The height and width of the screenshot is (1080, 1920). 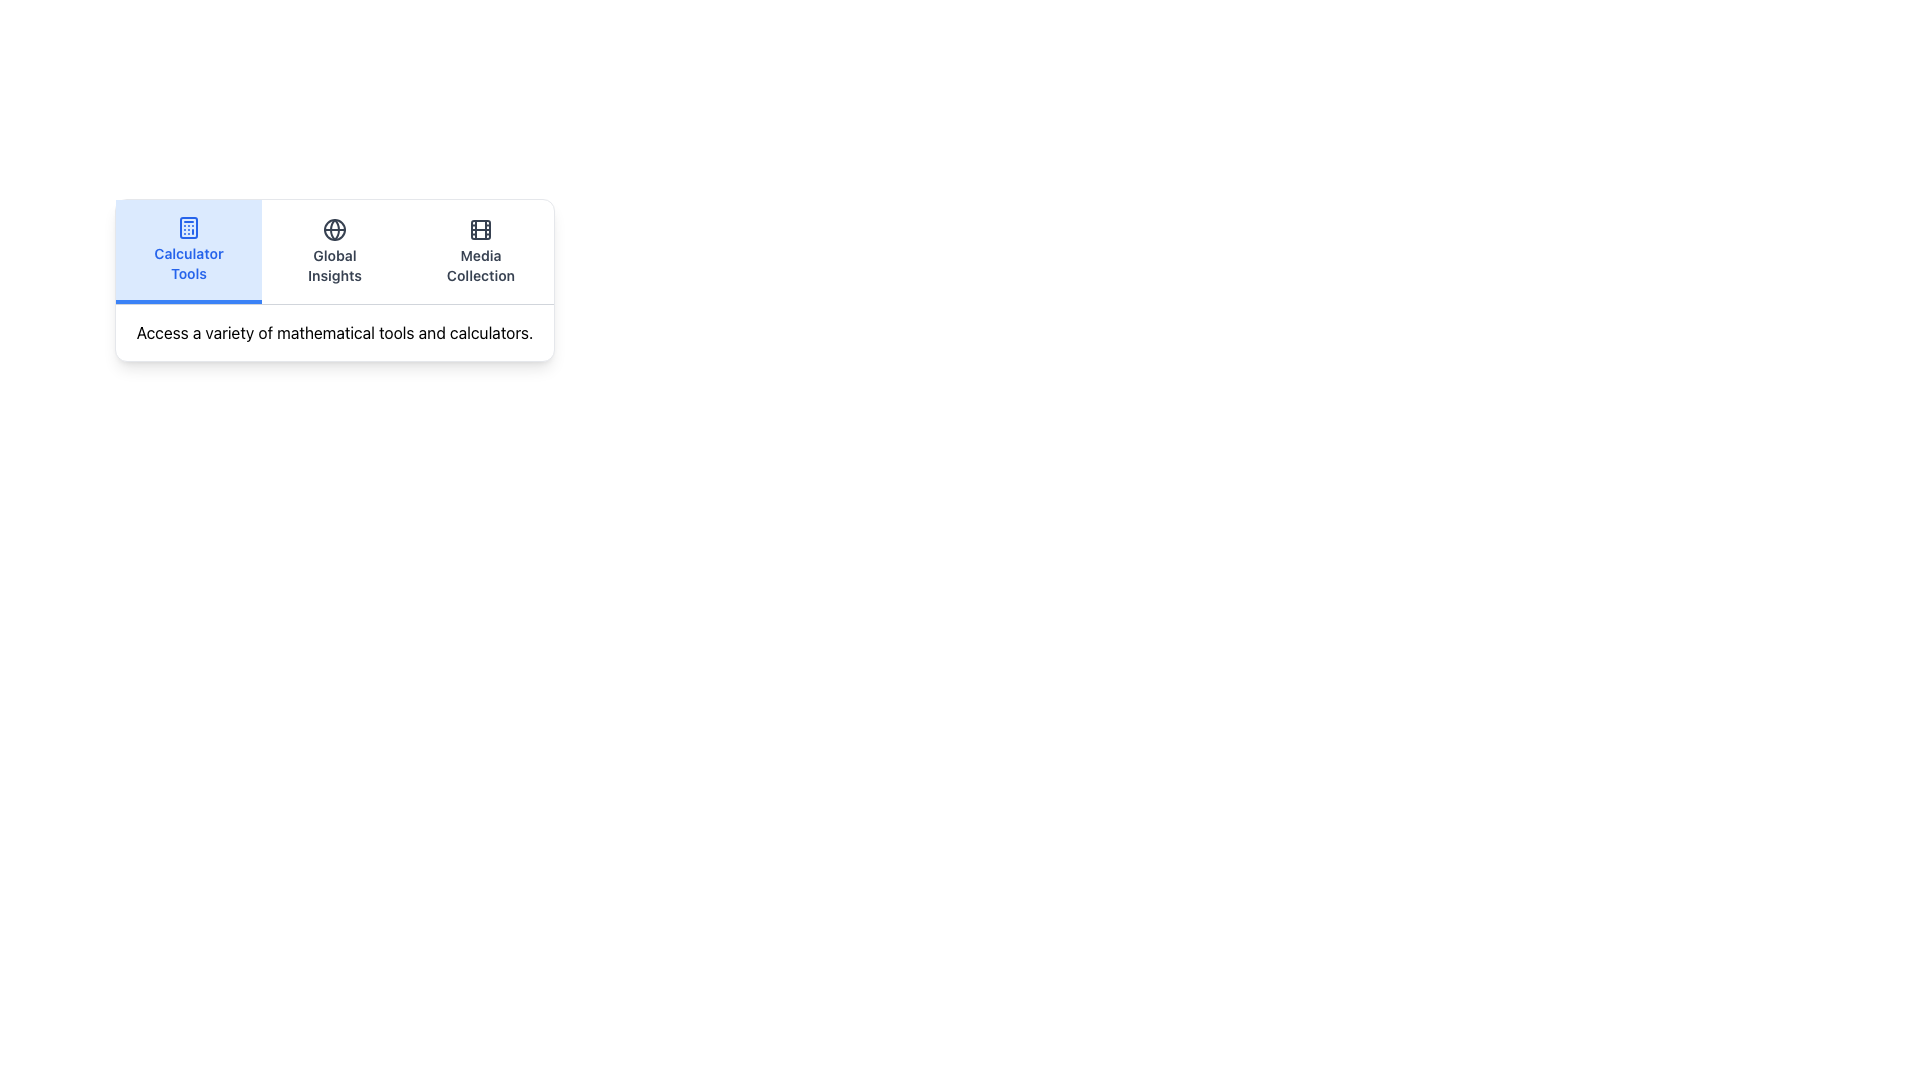 What do you see at coordinates (335, 331) in the screenshot?
I see `text content 'Access a variety of mathematical tools and calculators.' located at the bottom section of the card beneath the 'Calculator Tools' tab` at bounding box center [335, 331].